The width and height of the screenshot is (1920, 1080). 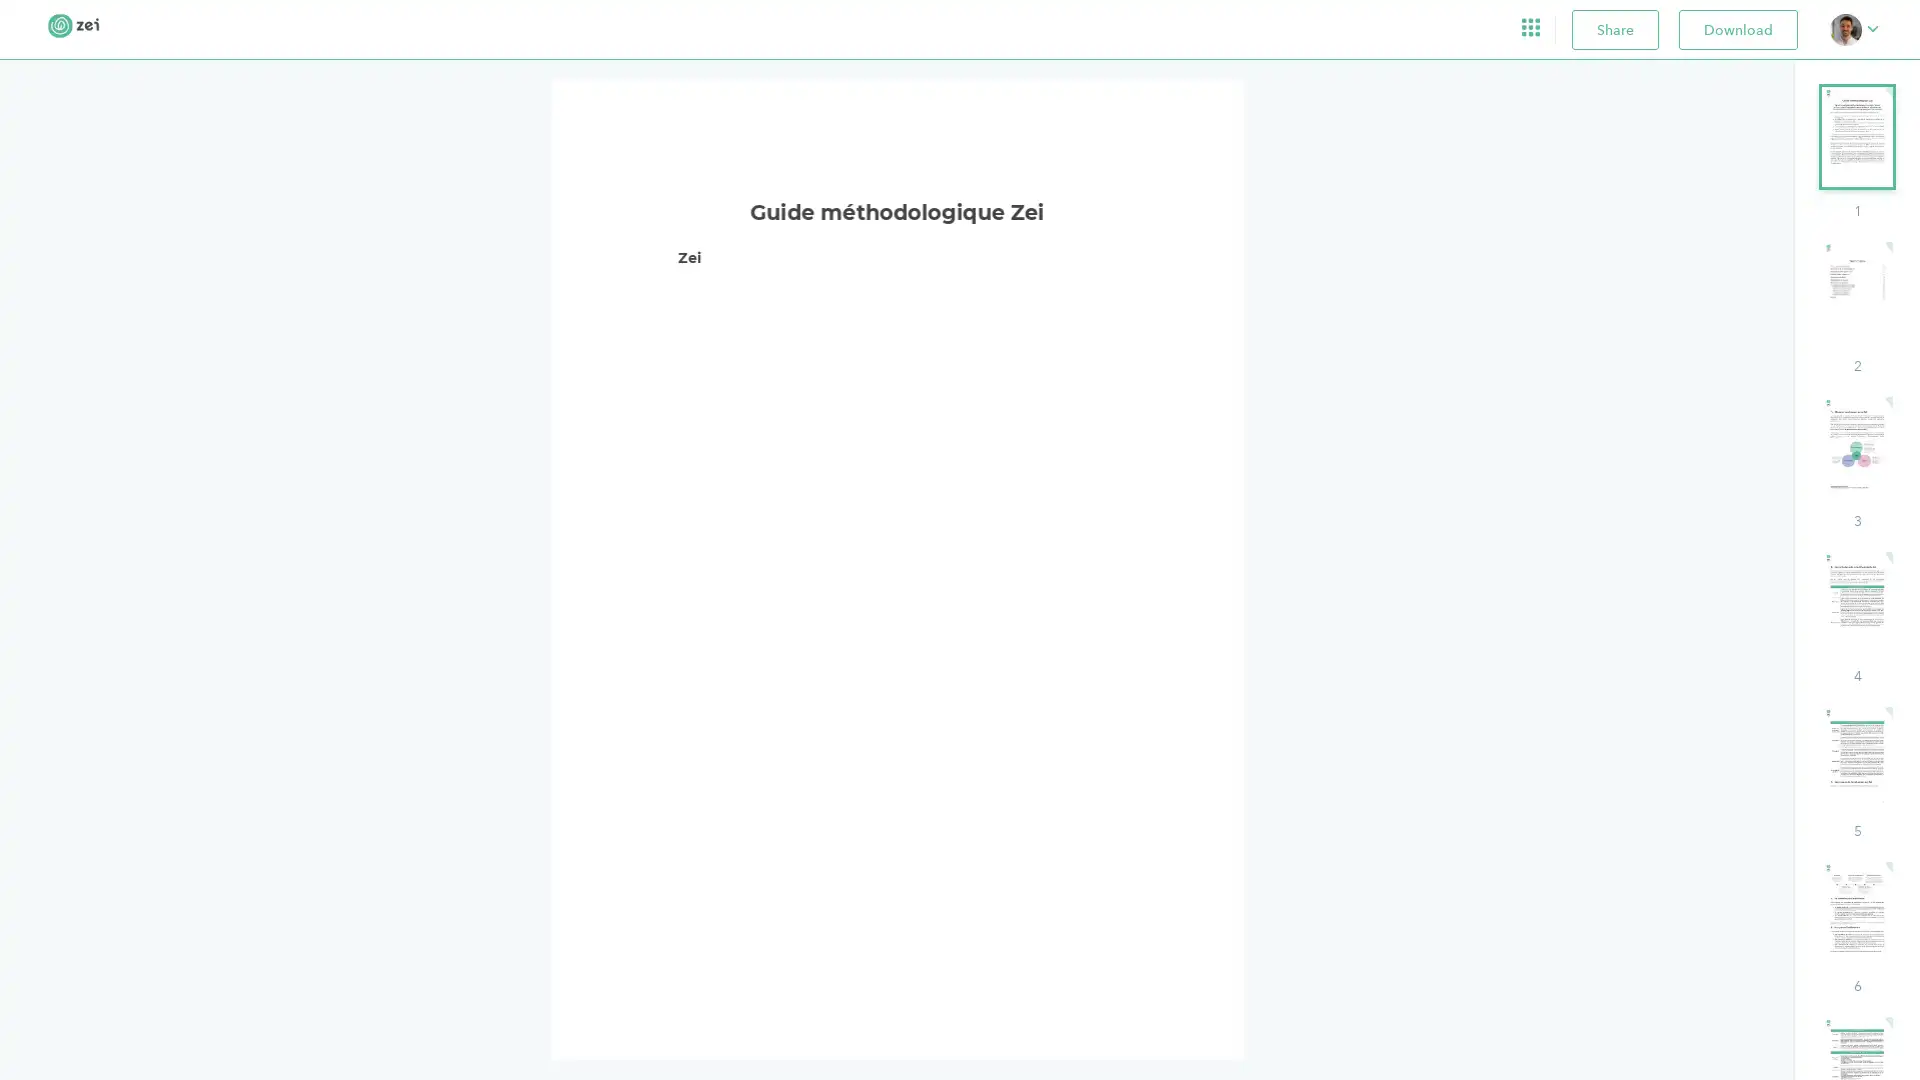 I want to click on Page 5, so click(x=1856, y=772).